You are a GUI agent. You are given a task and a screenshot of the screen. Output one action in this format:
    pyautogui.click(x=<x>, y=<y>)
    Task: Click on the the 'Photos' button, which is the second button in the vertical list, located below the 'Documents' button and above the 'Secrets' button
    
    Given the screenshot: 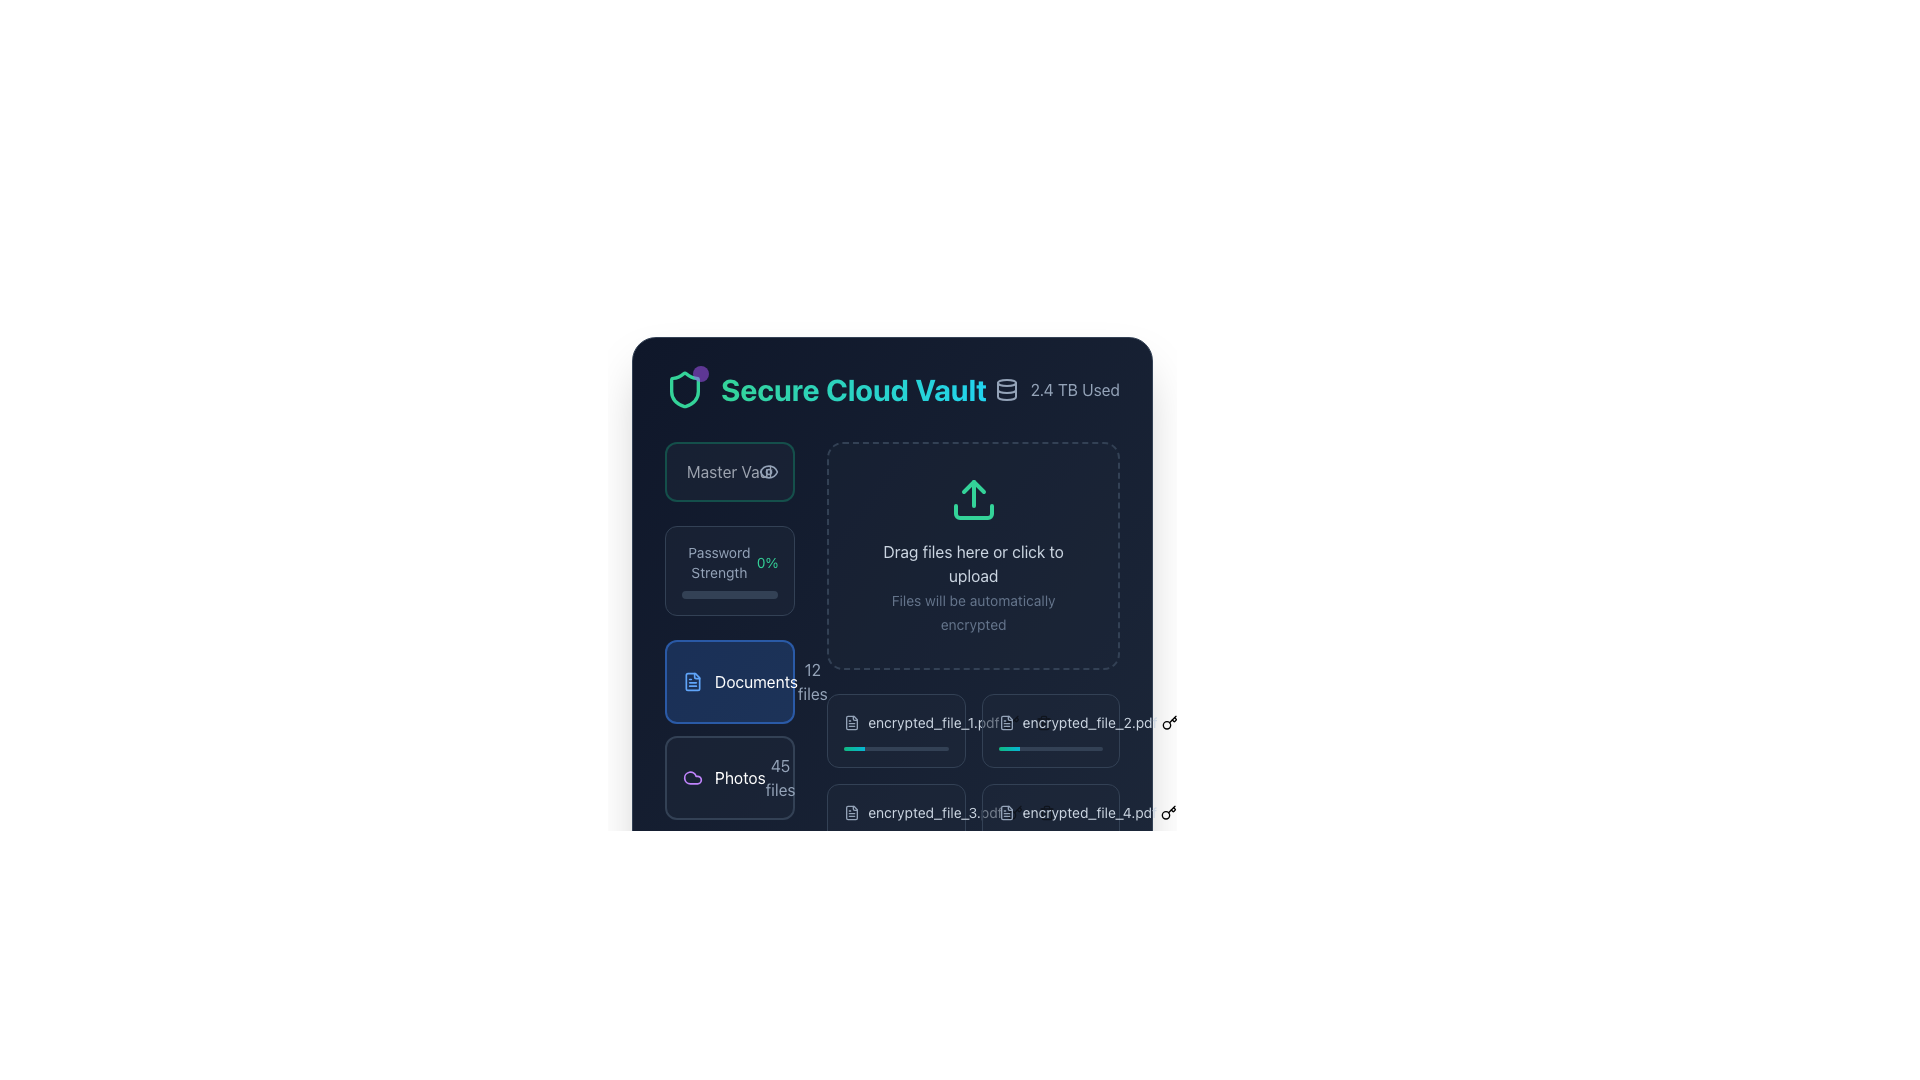 What is the action you would take?
    pyautogui.click(x=729, y=777)
    